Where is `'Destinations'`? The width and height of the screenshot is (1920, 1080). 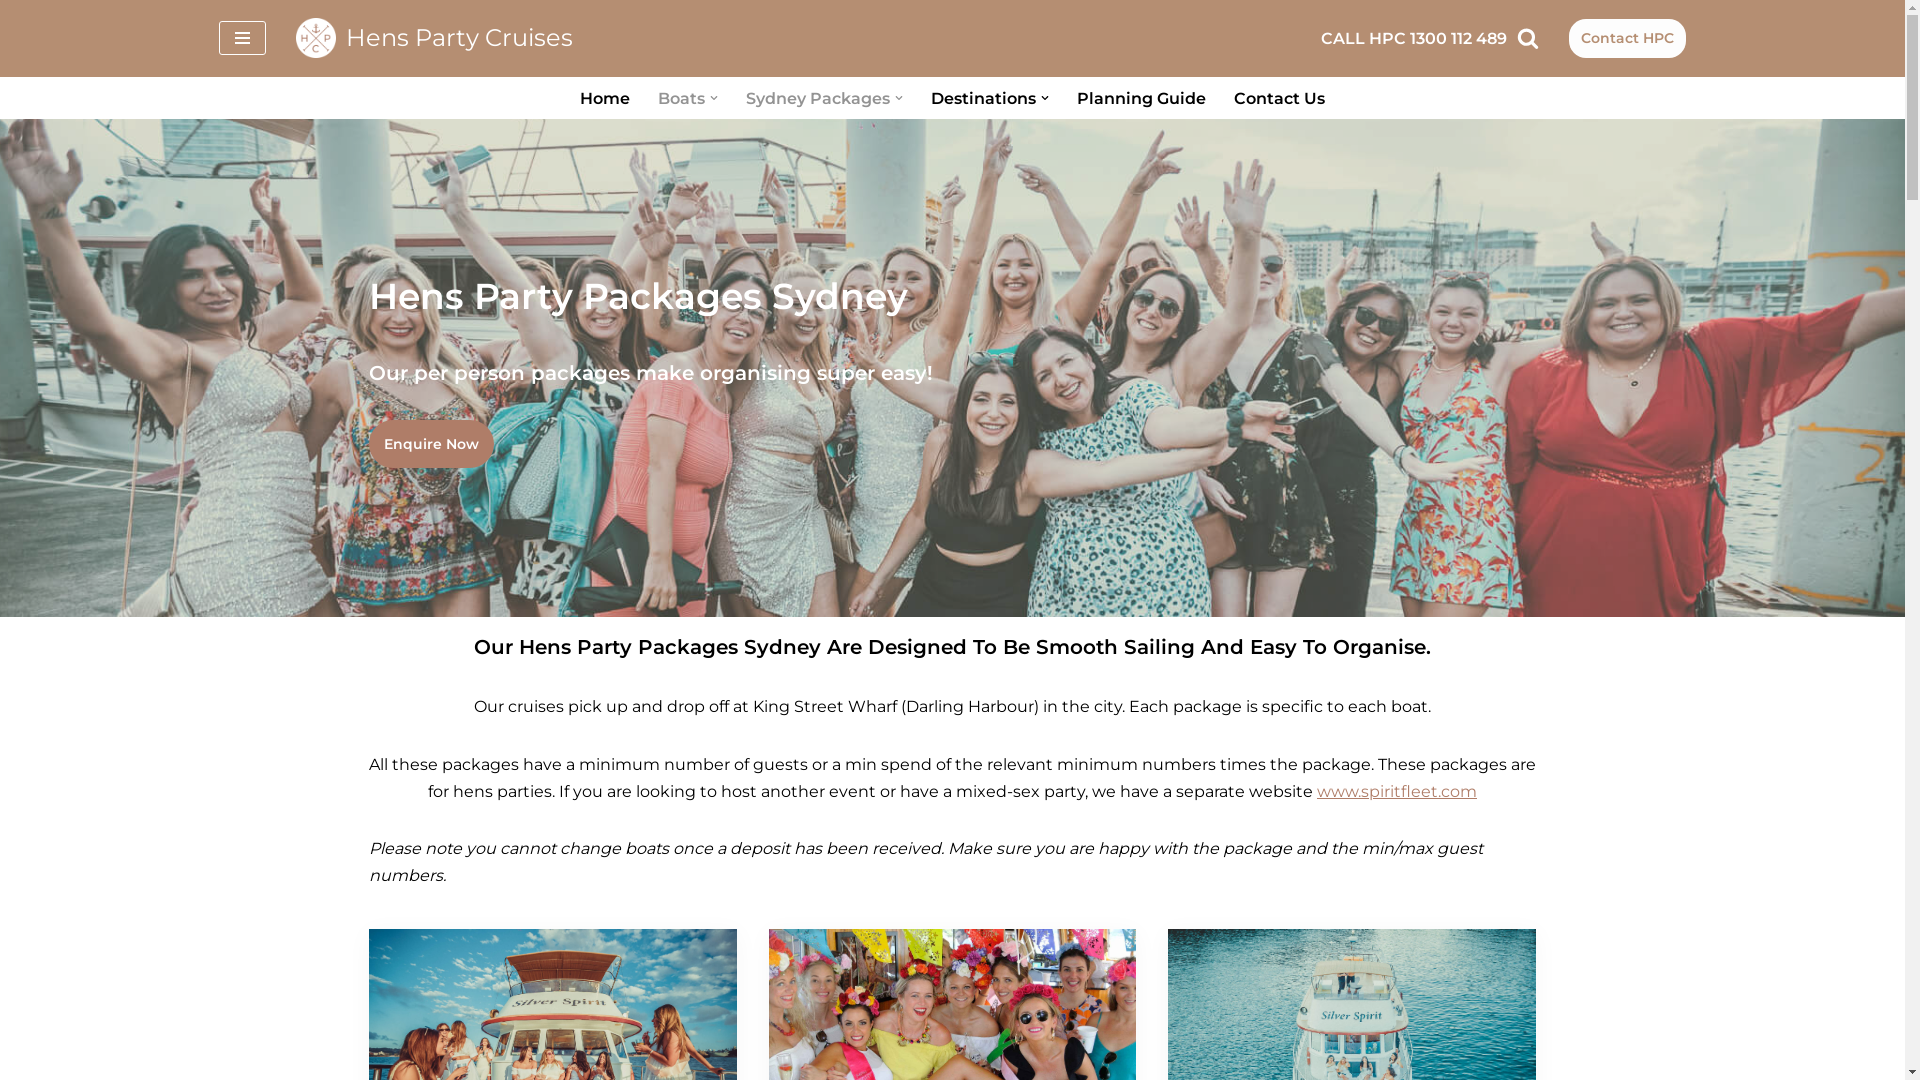 'Destinations' is located at coordinates (983, 98).